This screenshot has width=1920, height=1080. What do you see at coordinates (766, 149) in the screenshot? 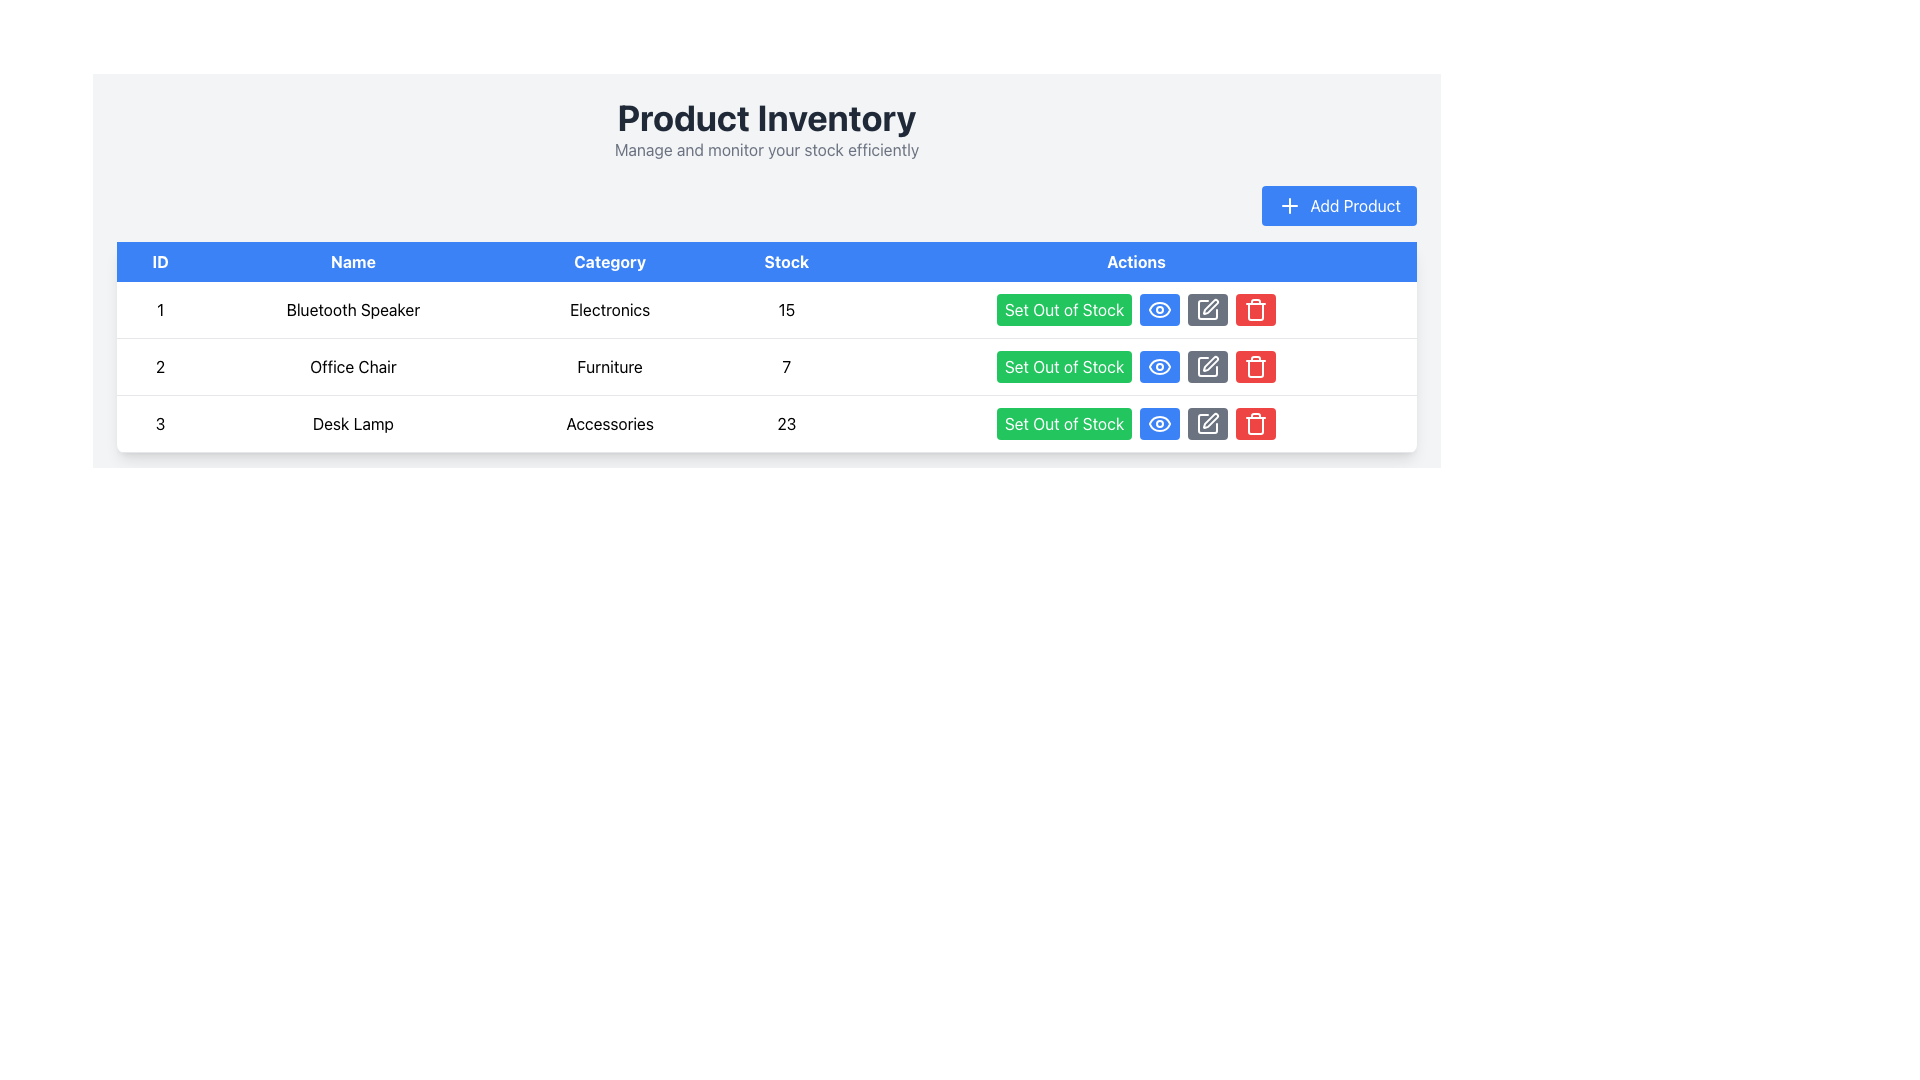
I see `the static text element that reads 'Manage and monitor your stock efficiently.' which is located below the title 'Product Inventory.'` at bounding box center [766, 149].